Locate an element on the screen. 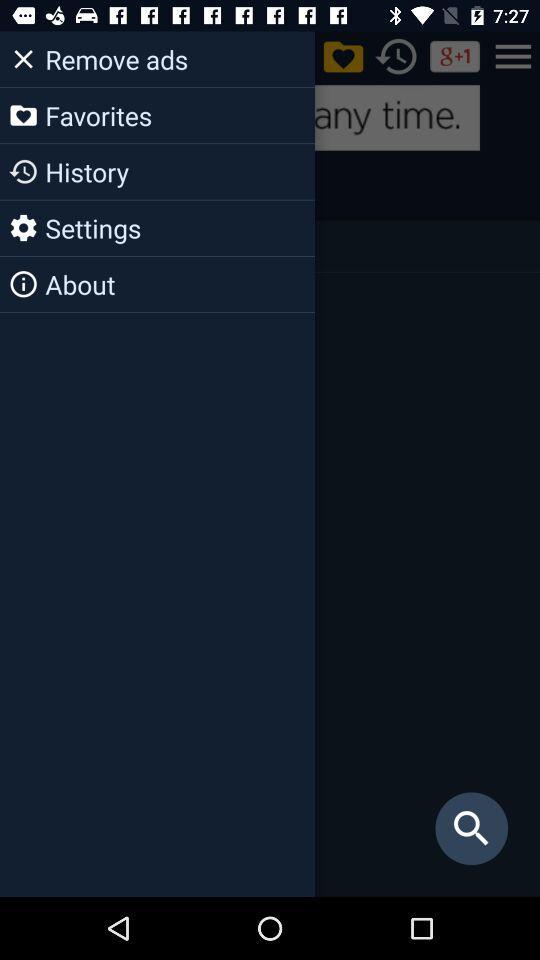 The image size is (540, 960). the history icon is located at coordinates (28, 185).